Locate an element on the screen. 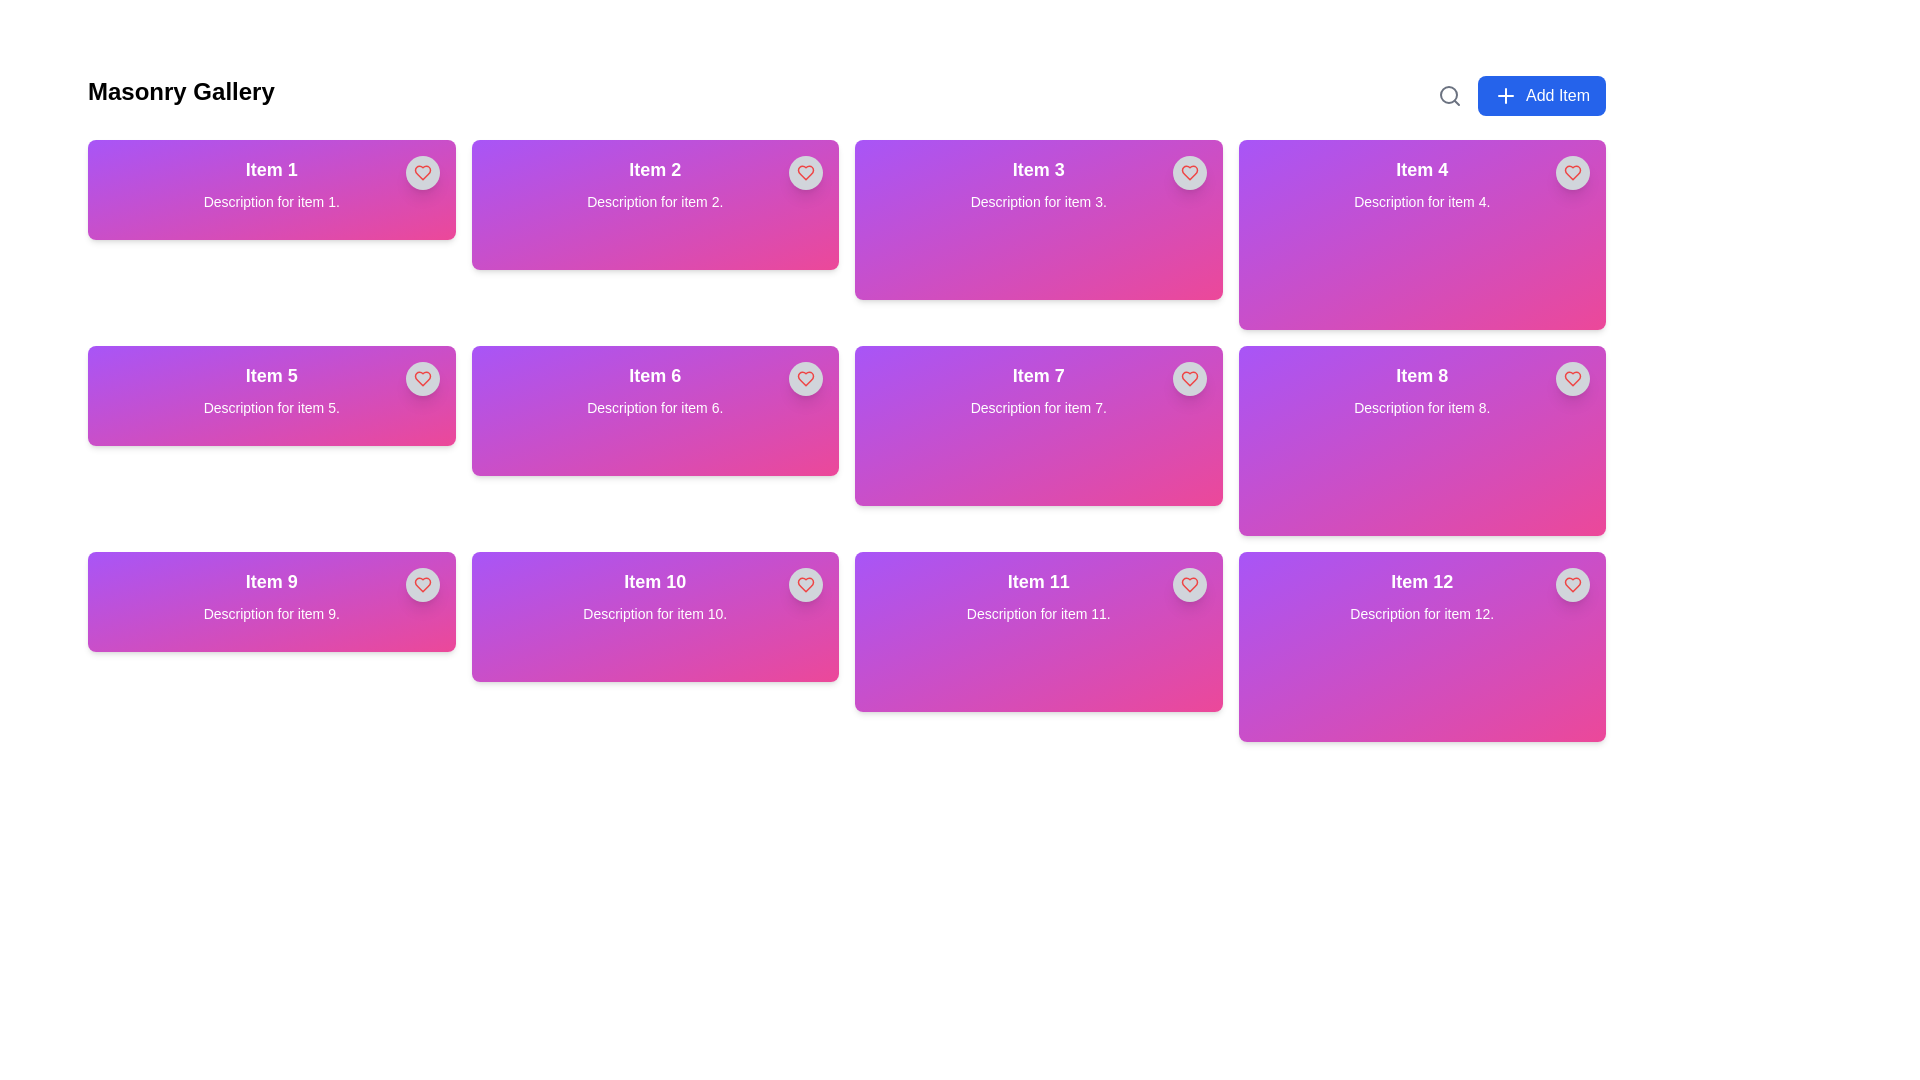 Image resolution: width=1920 pixels, height=1080 pixels. the favorite button located in the top-right corner of the 'Item 1' card is located at coordinates (421, 172).